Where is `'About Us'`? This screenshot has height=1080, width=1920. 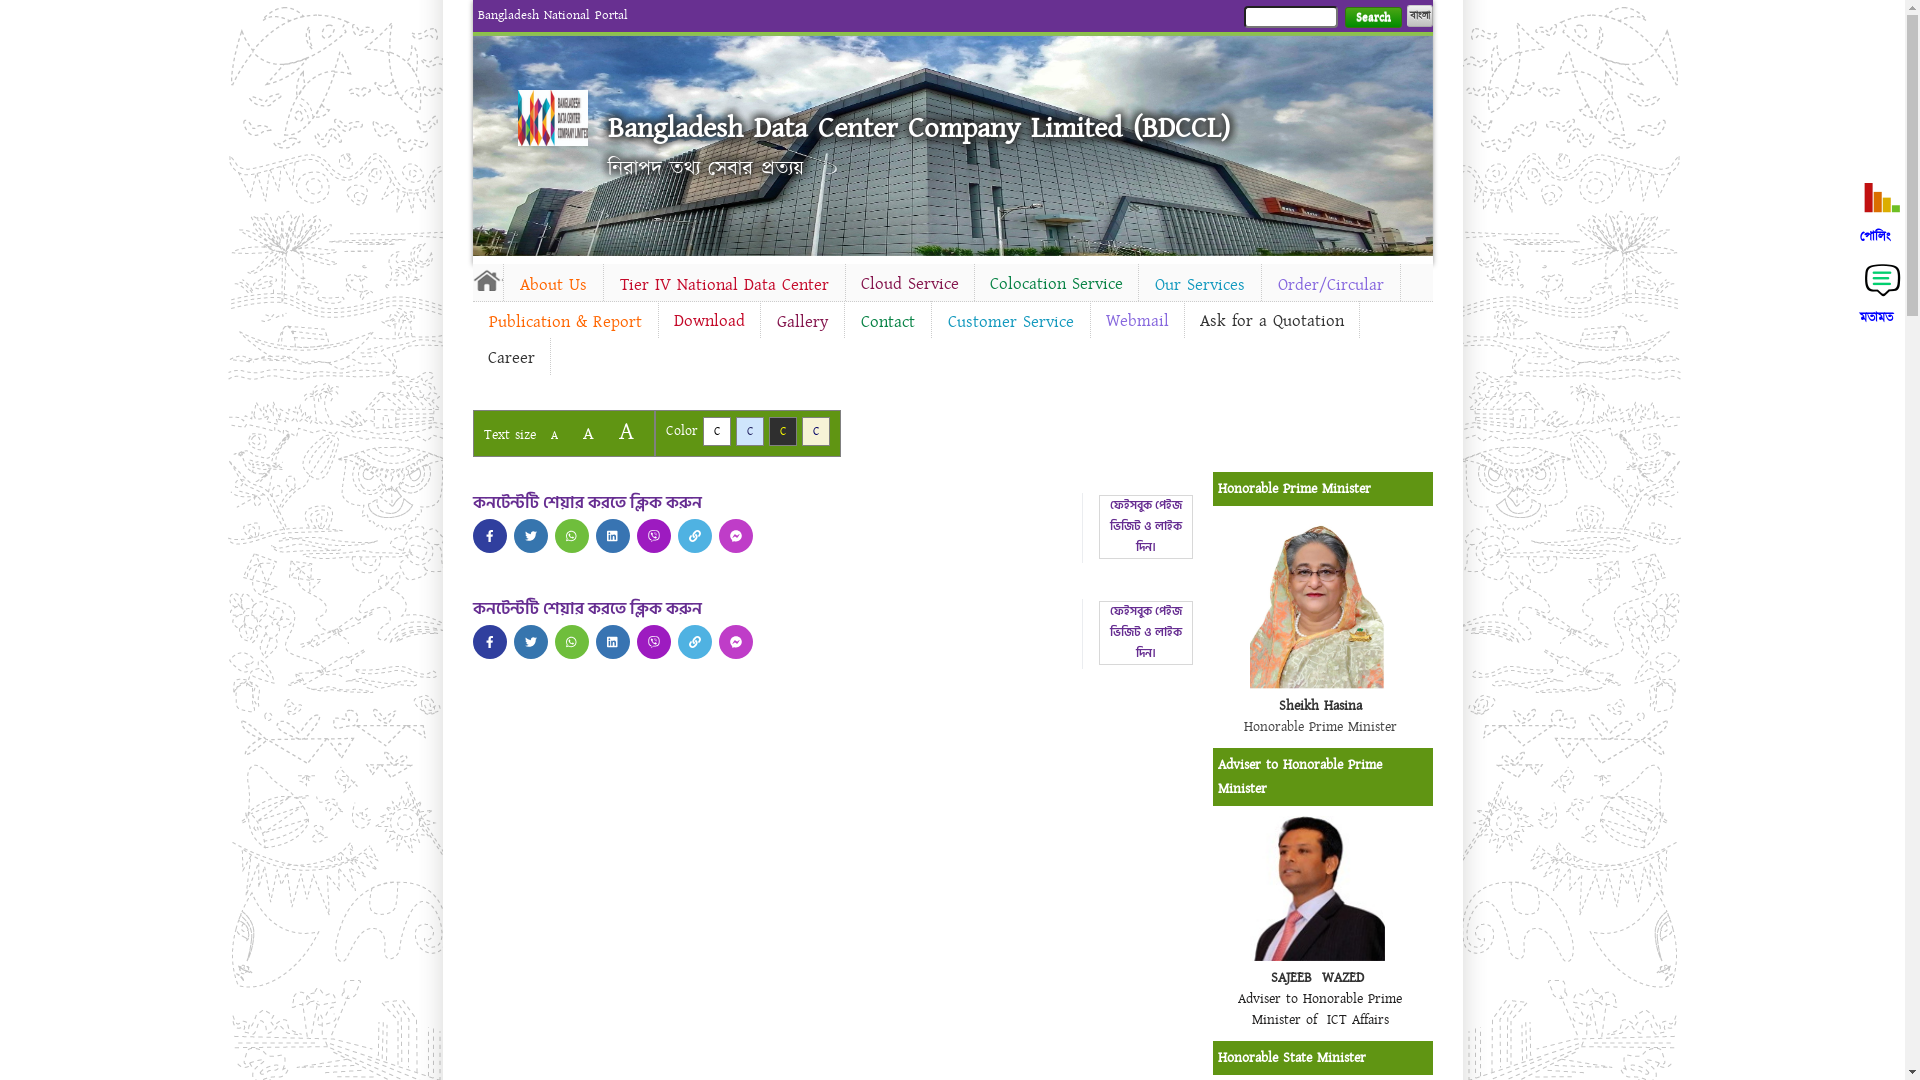
'About Us' is located at coordinates (553, 285).